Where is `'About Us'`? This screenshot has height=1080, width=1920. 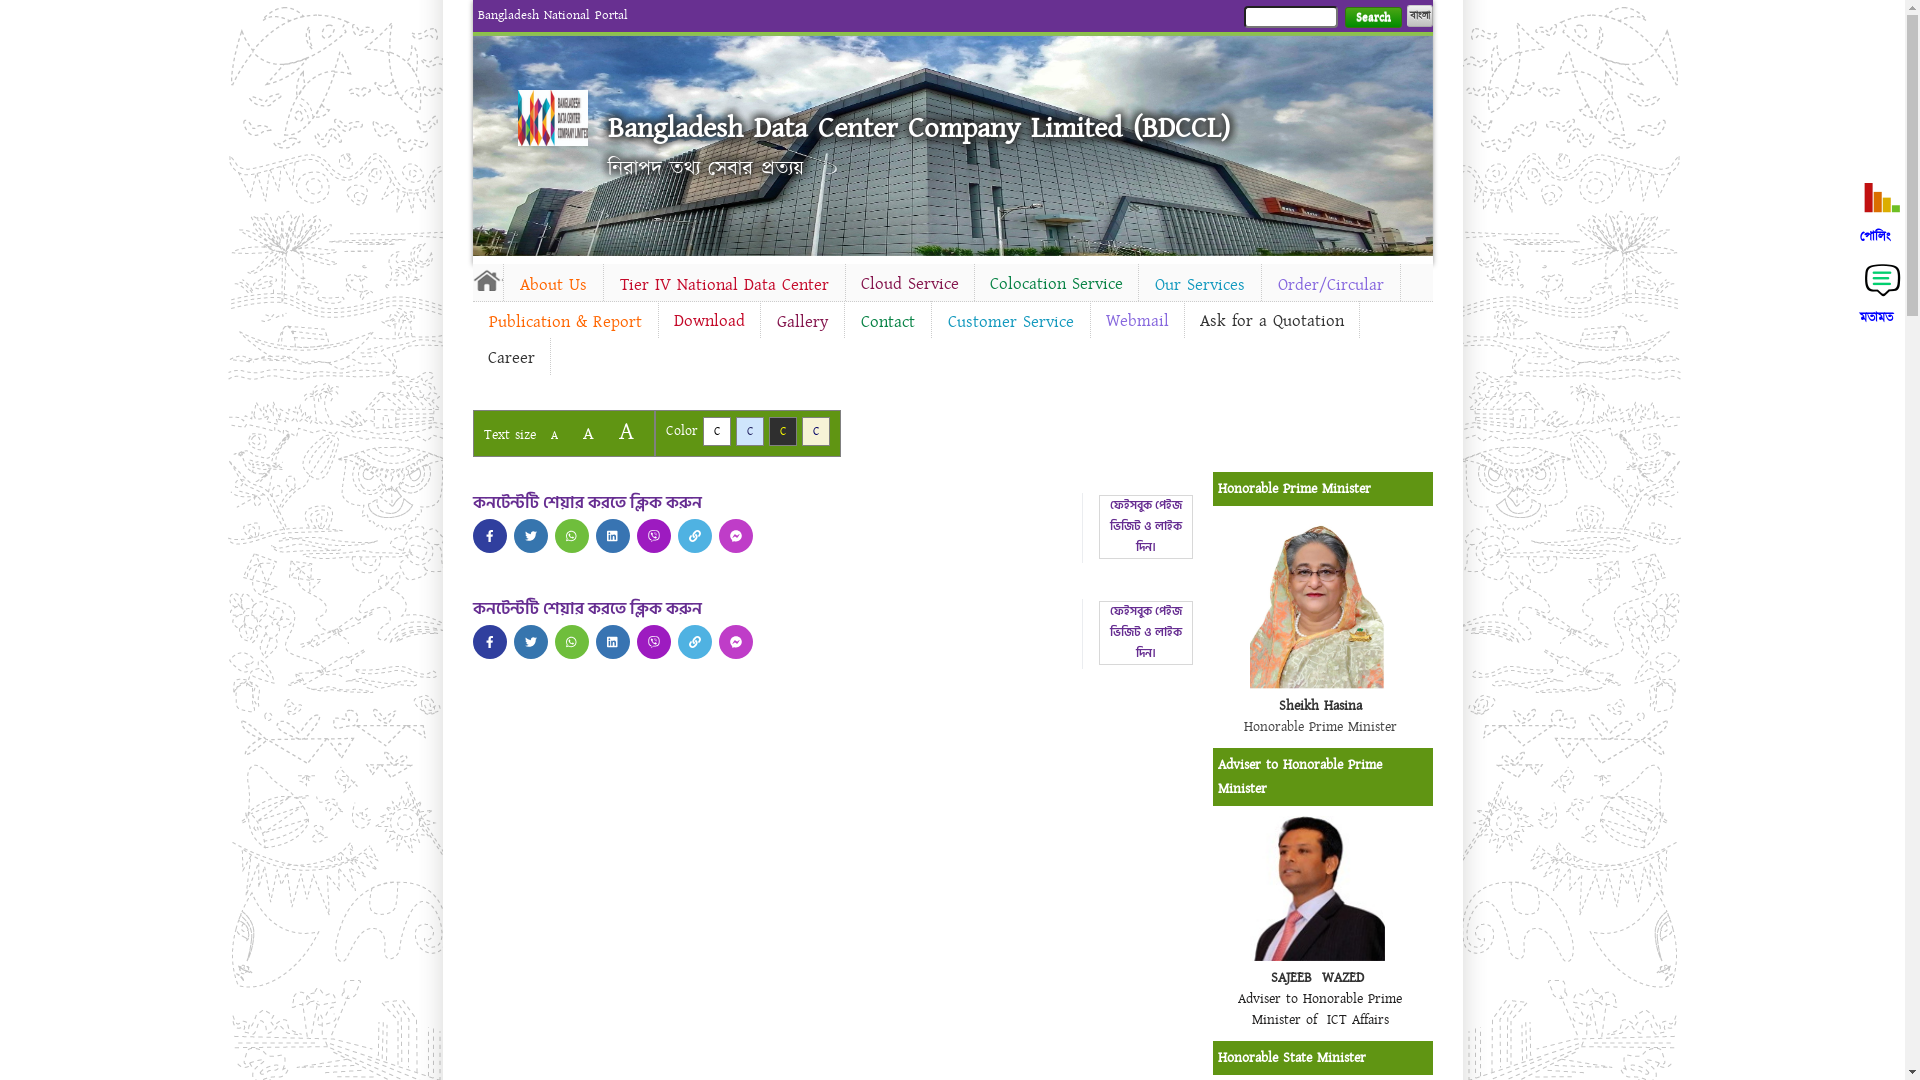
'About Us' is located at coordinates (553, 285).